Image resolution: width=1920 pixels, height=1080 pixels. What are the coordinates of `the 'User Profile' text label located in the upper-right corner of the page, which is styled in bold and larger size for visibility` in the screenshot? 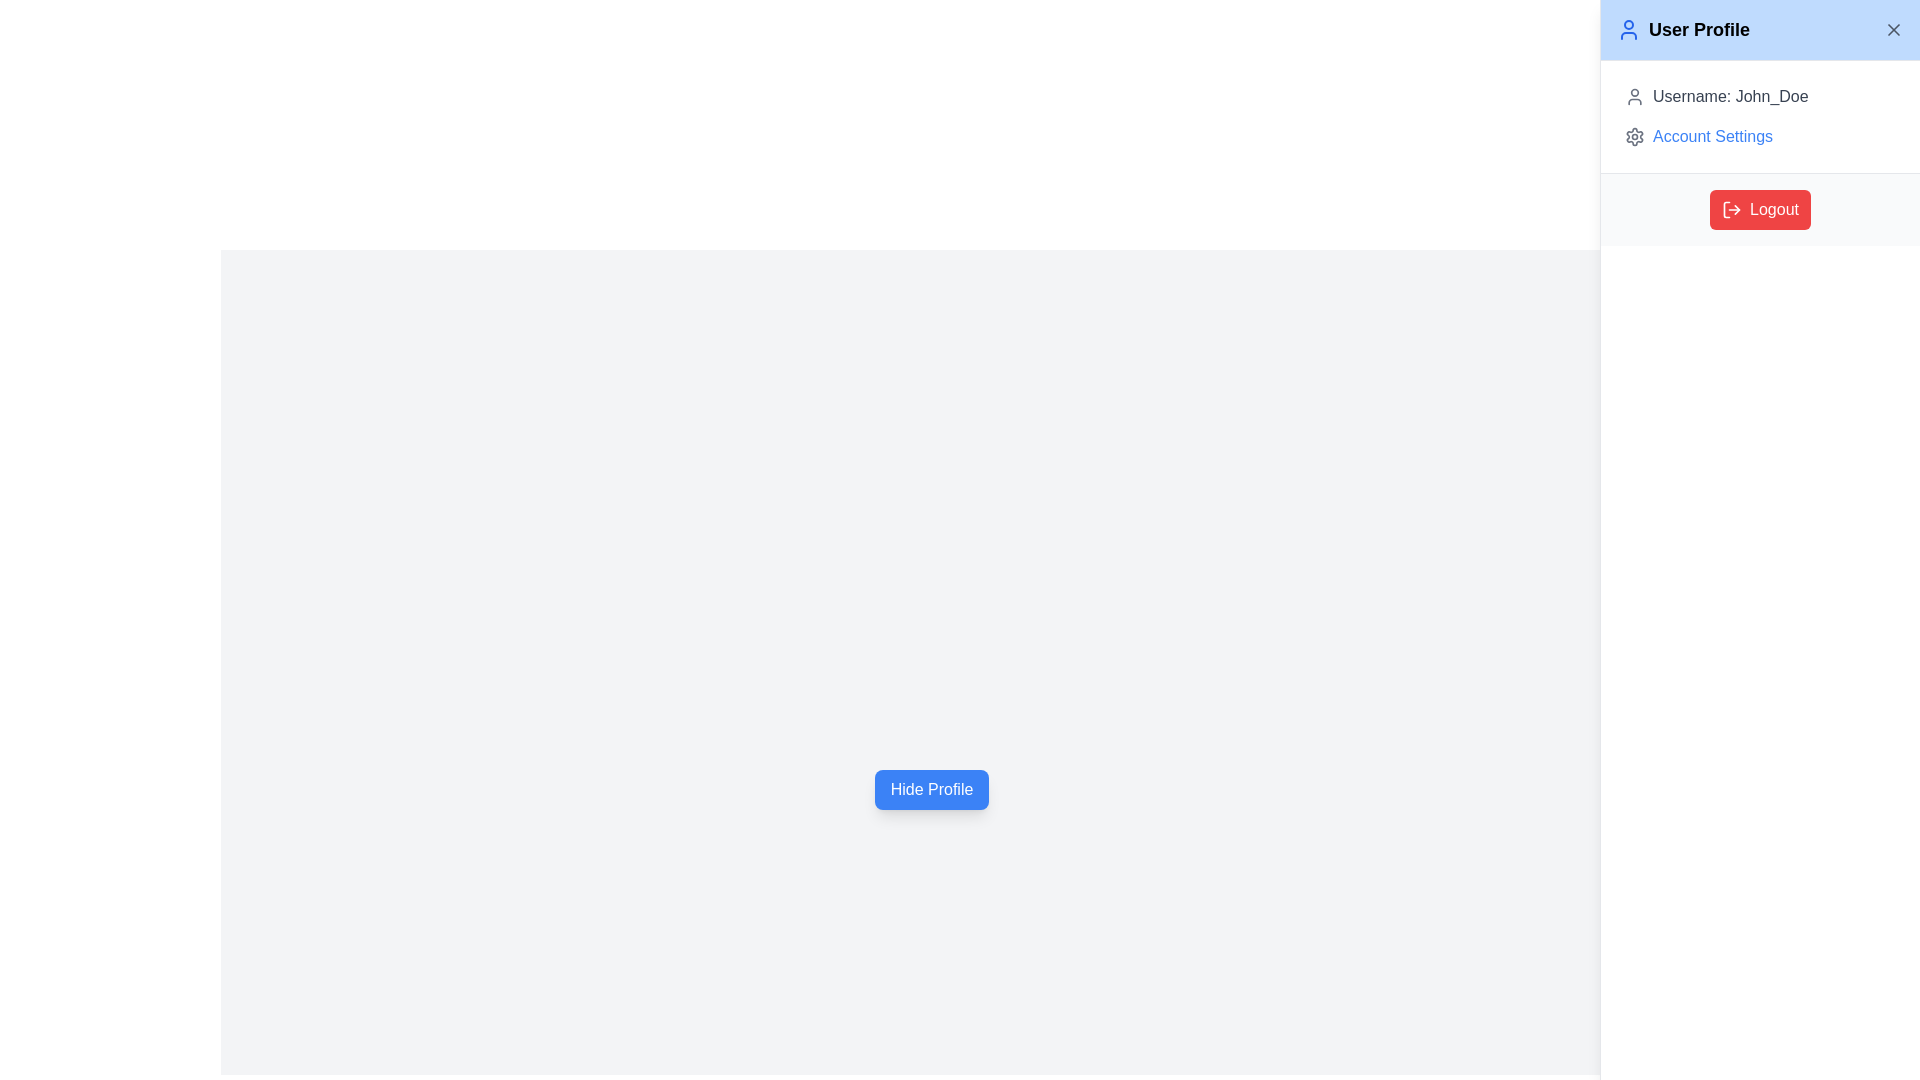 It's located at (1698, 30).